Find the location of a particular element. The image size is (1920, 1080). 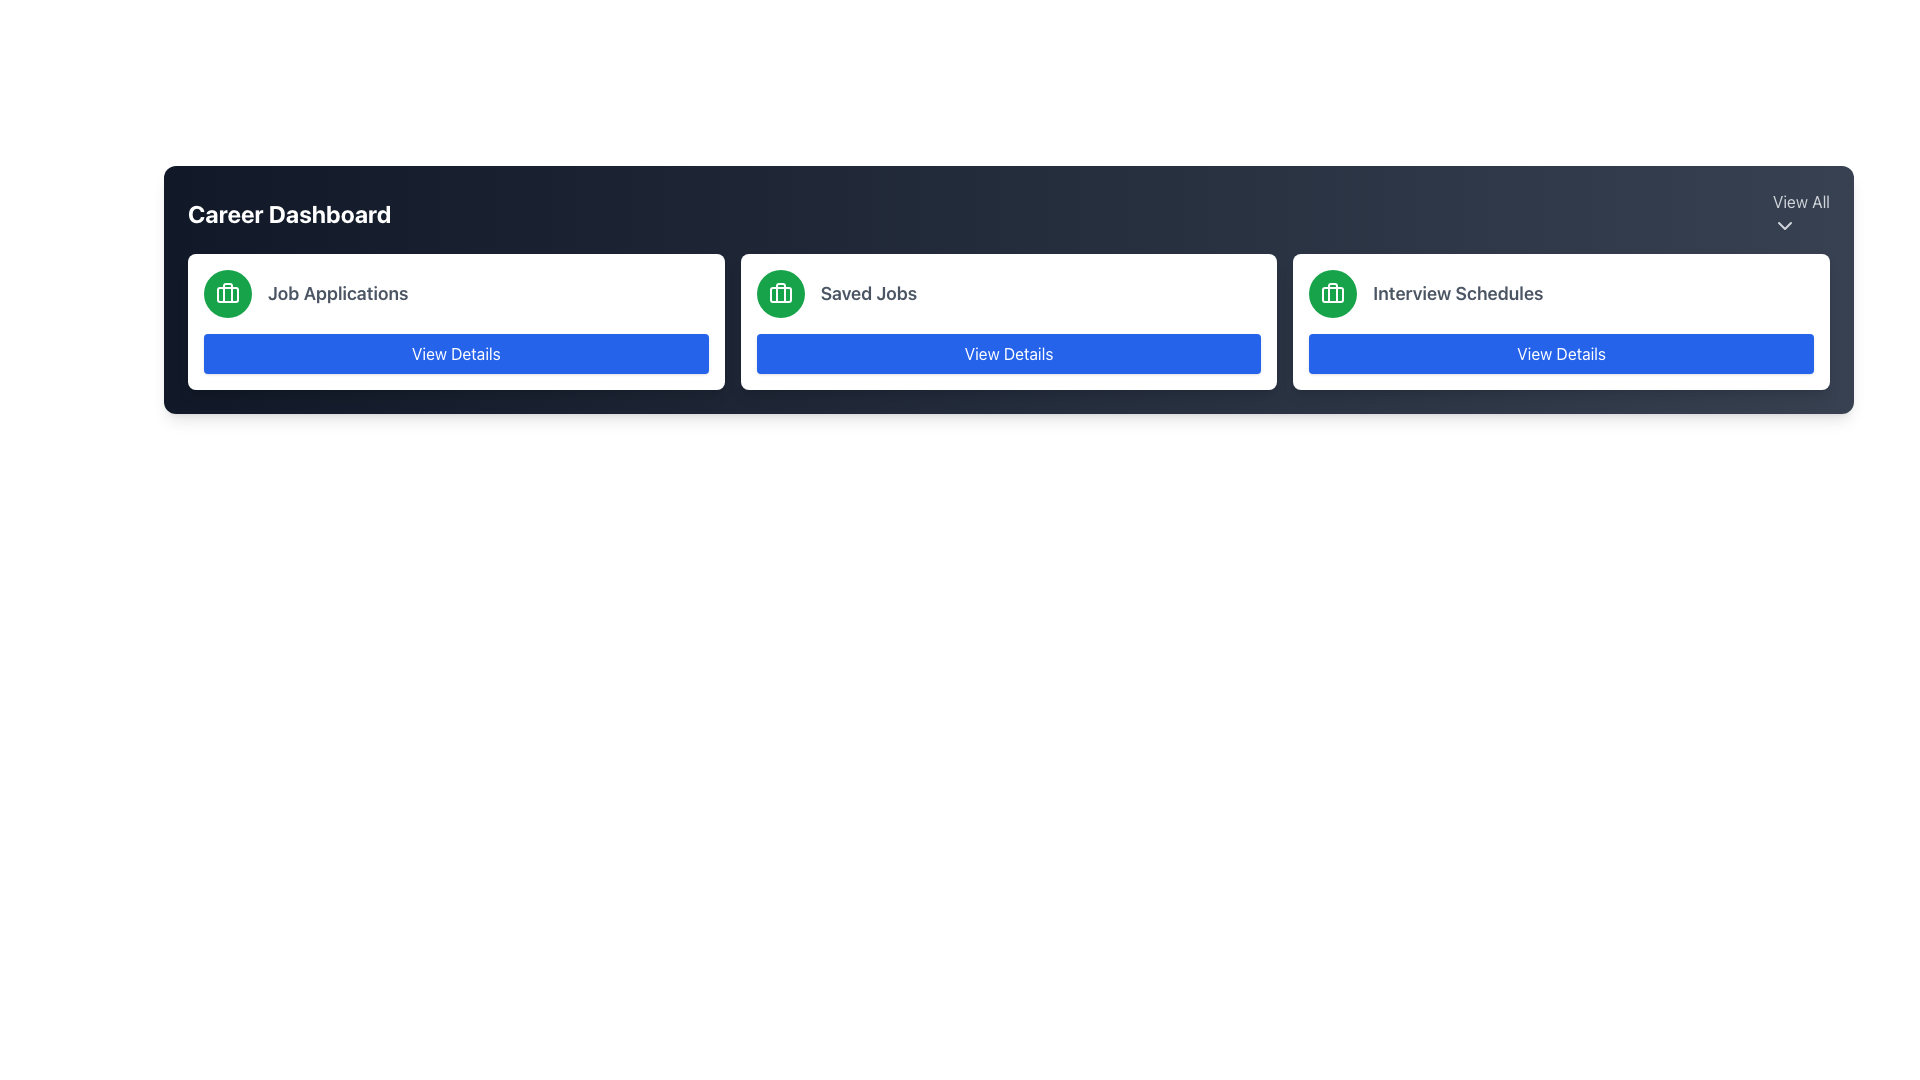

the blue 'View Details' button with white text located at the bottom of the 'Interview Schedules' card is located at coordinates (1560, 353).